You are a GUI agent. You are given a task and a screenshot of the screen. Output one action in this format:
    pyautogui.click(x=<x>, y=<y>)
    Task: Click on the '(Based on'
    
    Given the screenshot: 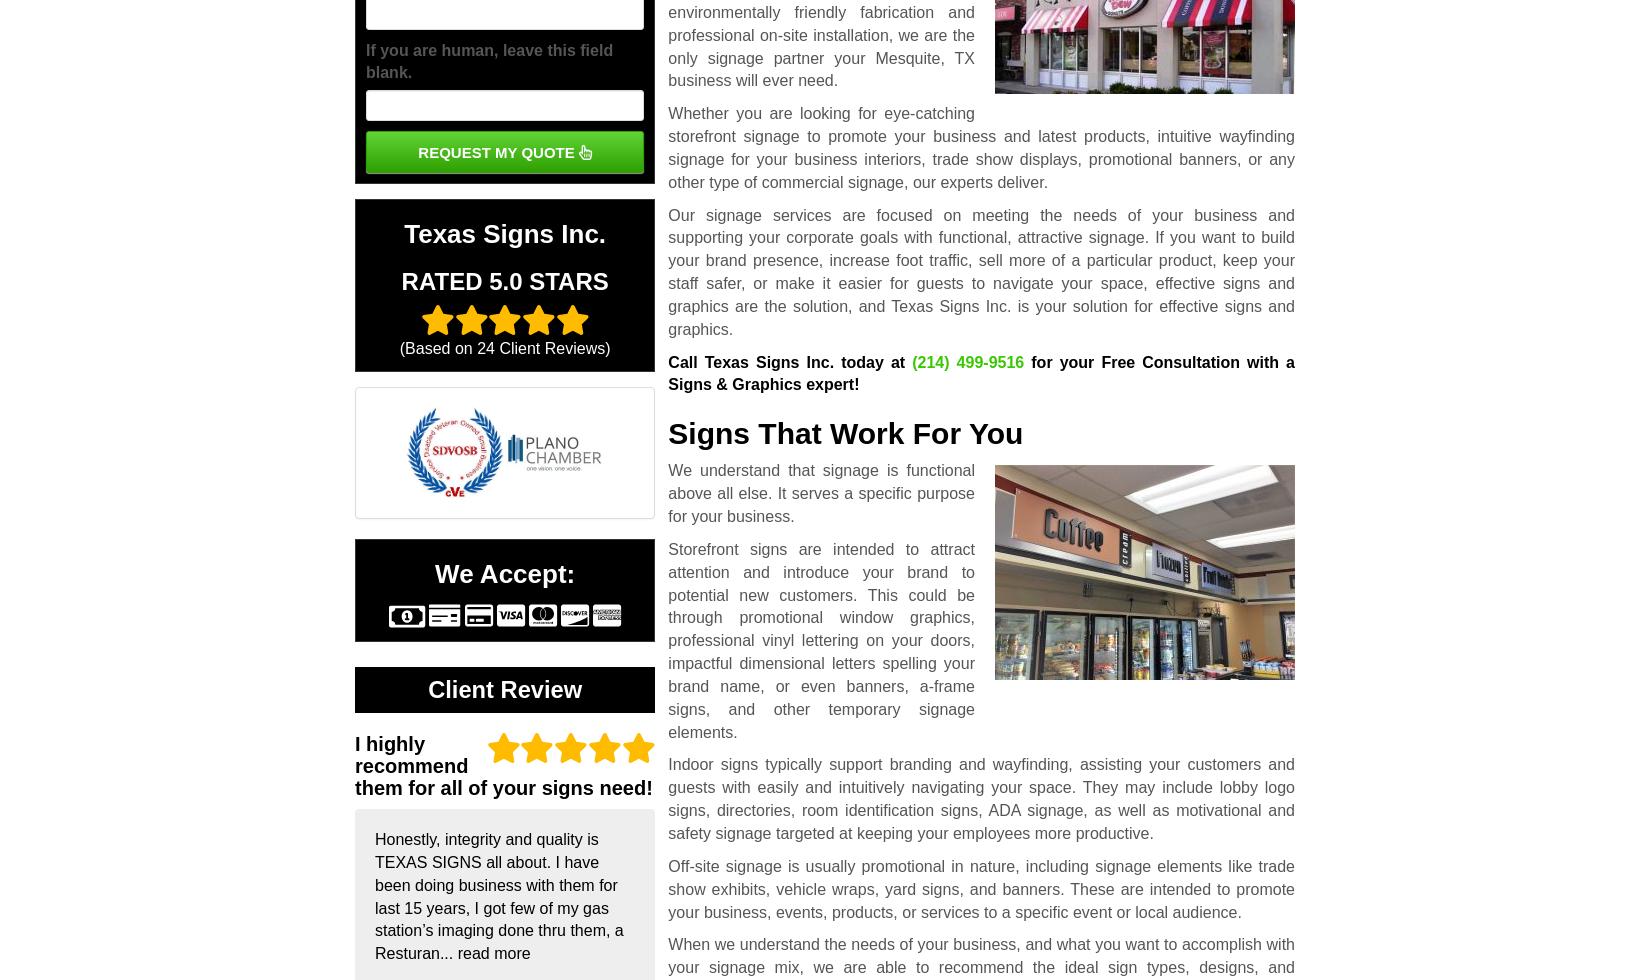 What is the action you would take?
    pyautogui.click(x=437, y=348)
    